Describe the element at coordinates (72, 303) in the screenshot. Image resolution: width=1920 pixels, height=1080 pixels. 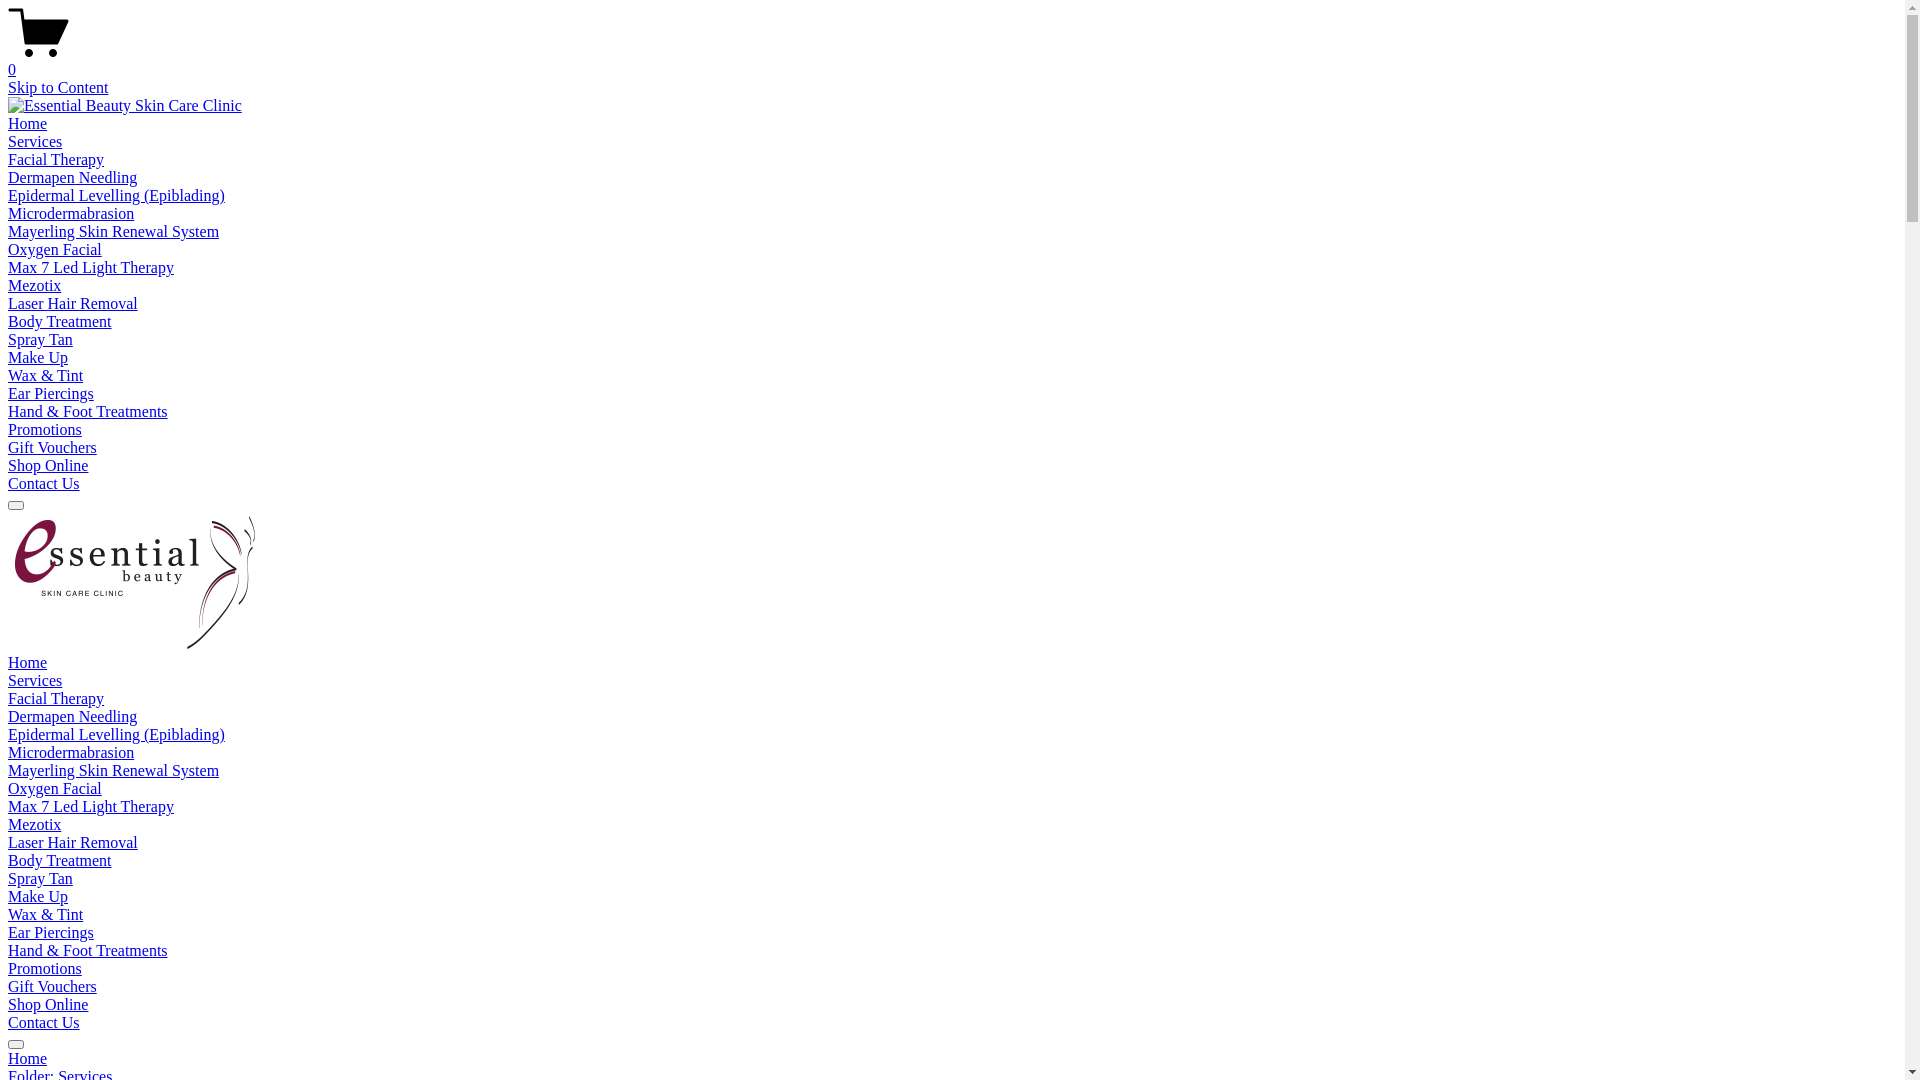
I see `'Laser Hair Removal'` at that location.